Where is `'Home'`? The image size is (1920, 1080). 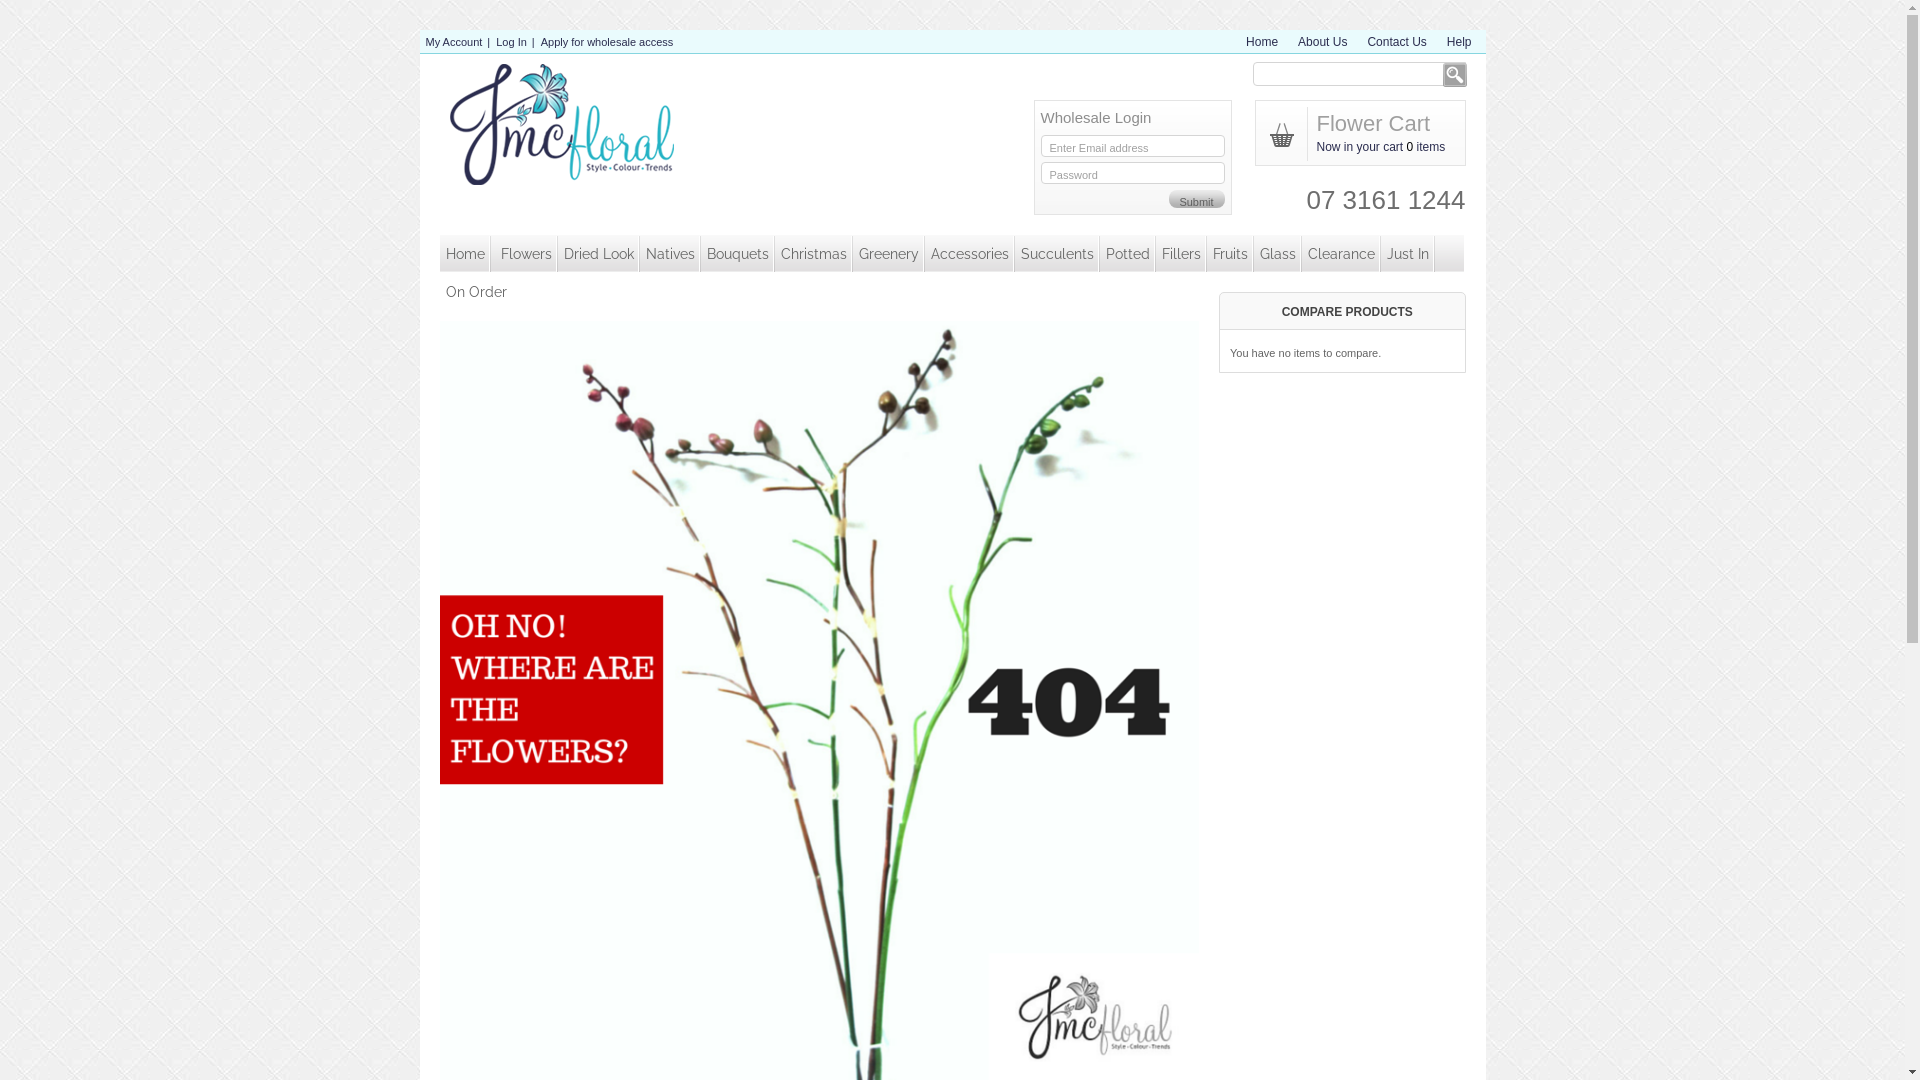 'Home' is located at coordinates (464, 253).